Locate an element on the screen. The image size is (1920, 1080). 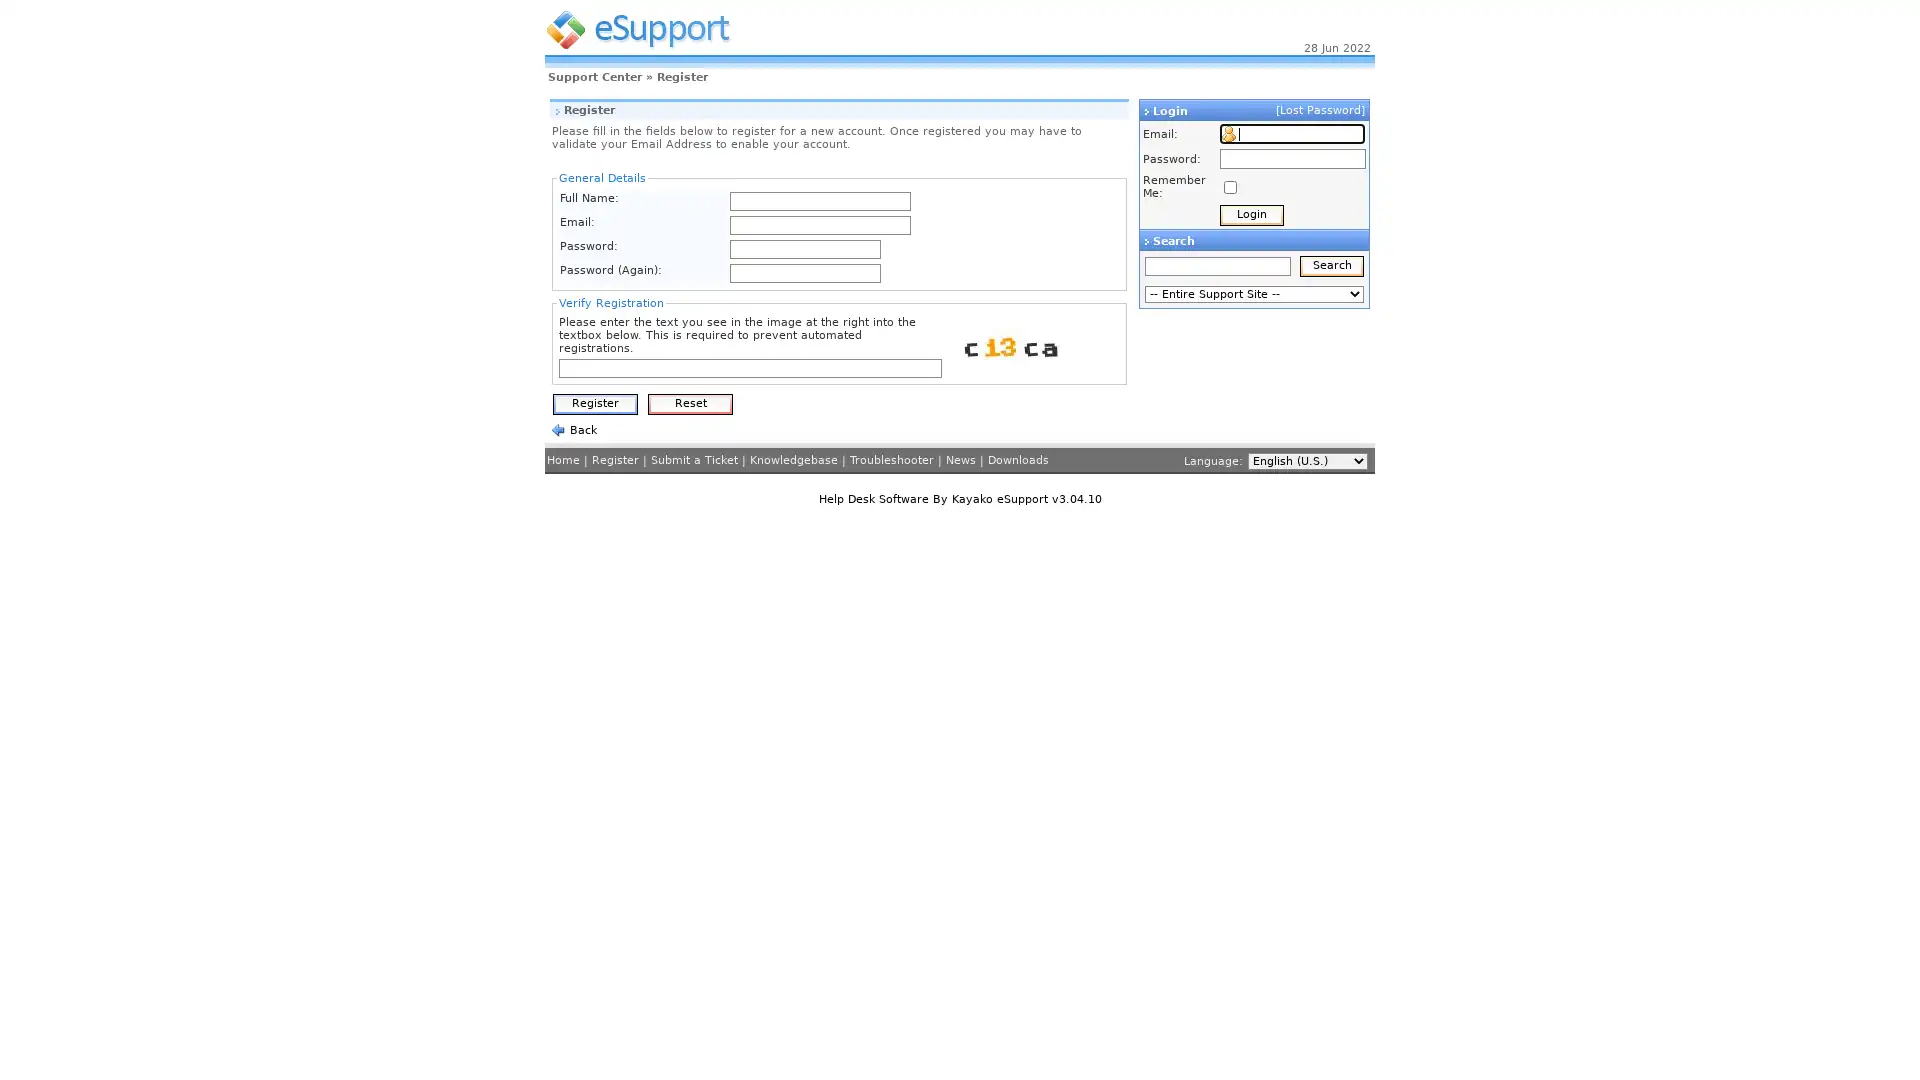
Register is located at coordinates (594, 404).